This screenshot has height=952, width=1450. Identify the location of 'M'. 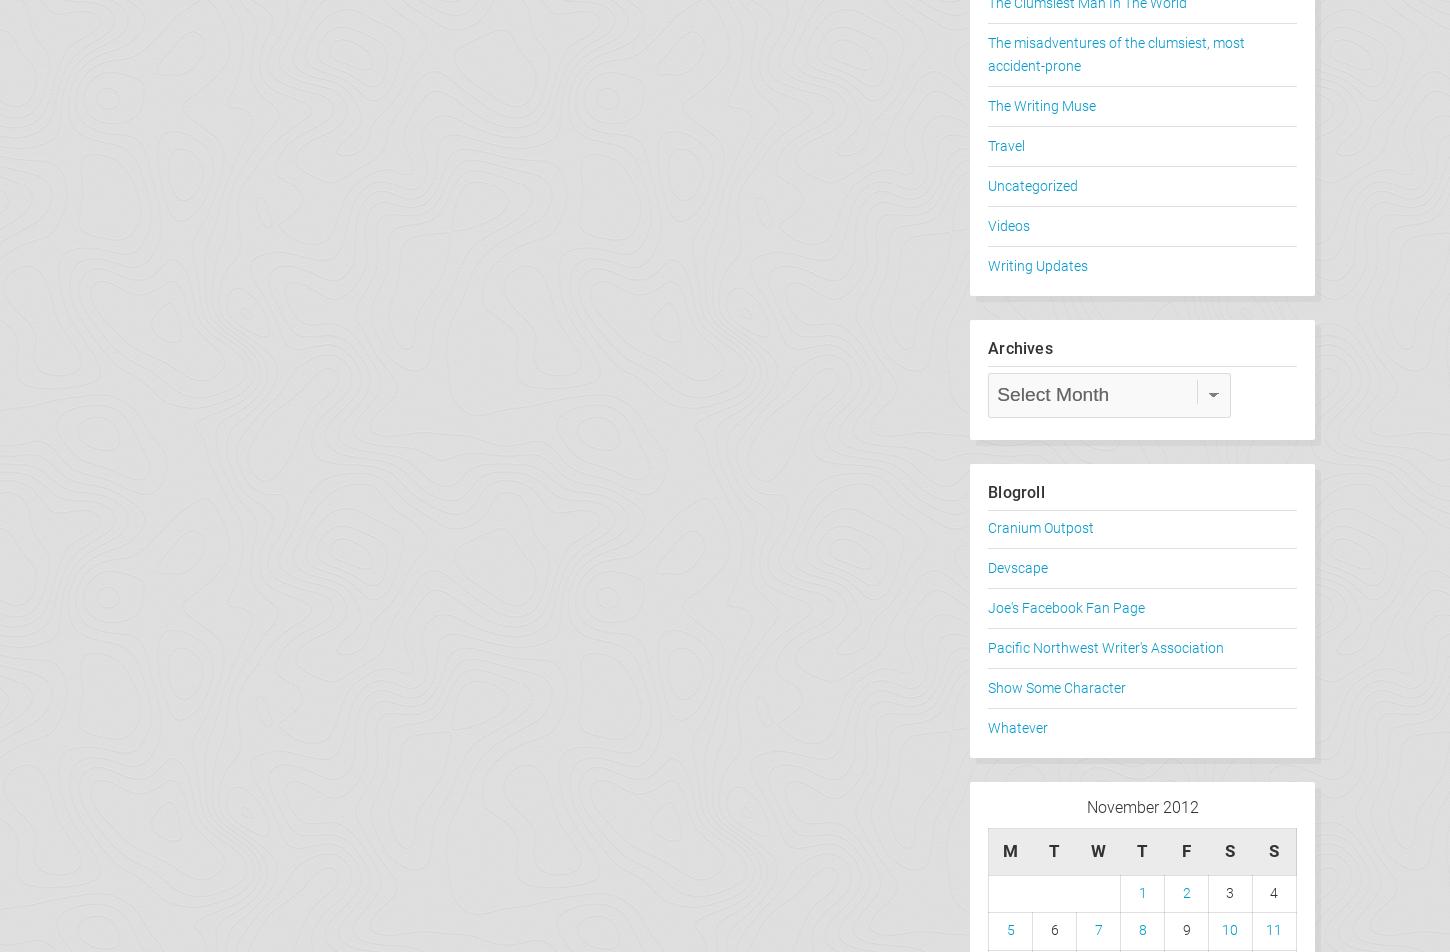
(1002, 850).